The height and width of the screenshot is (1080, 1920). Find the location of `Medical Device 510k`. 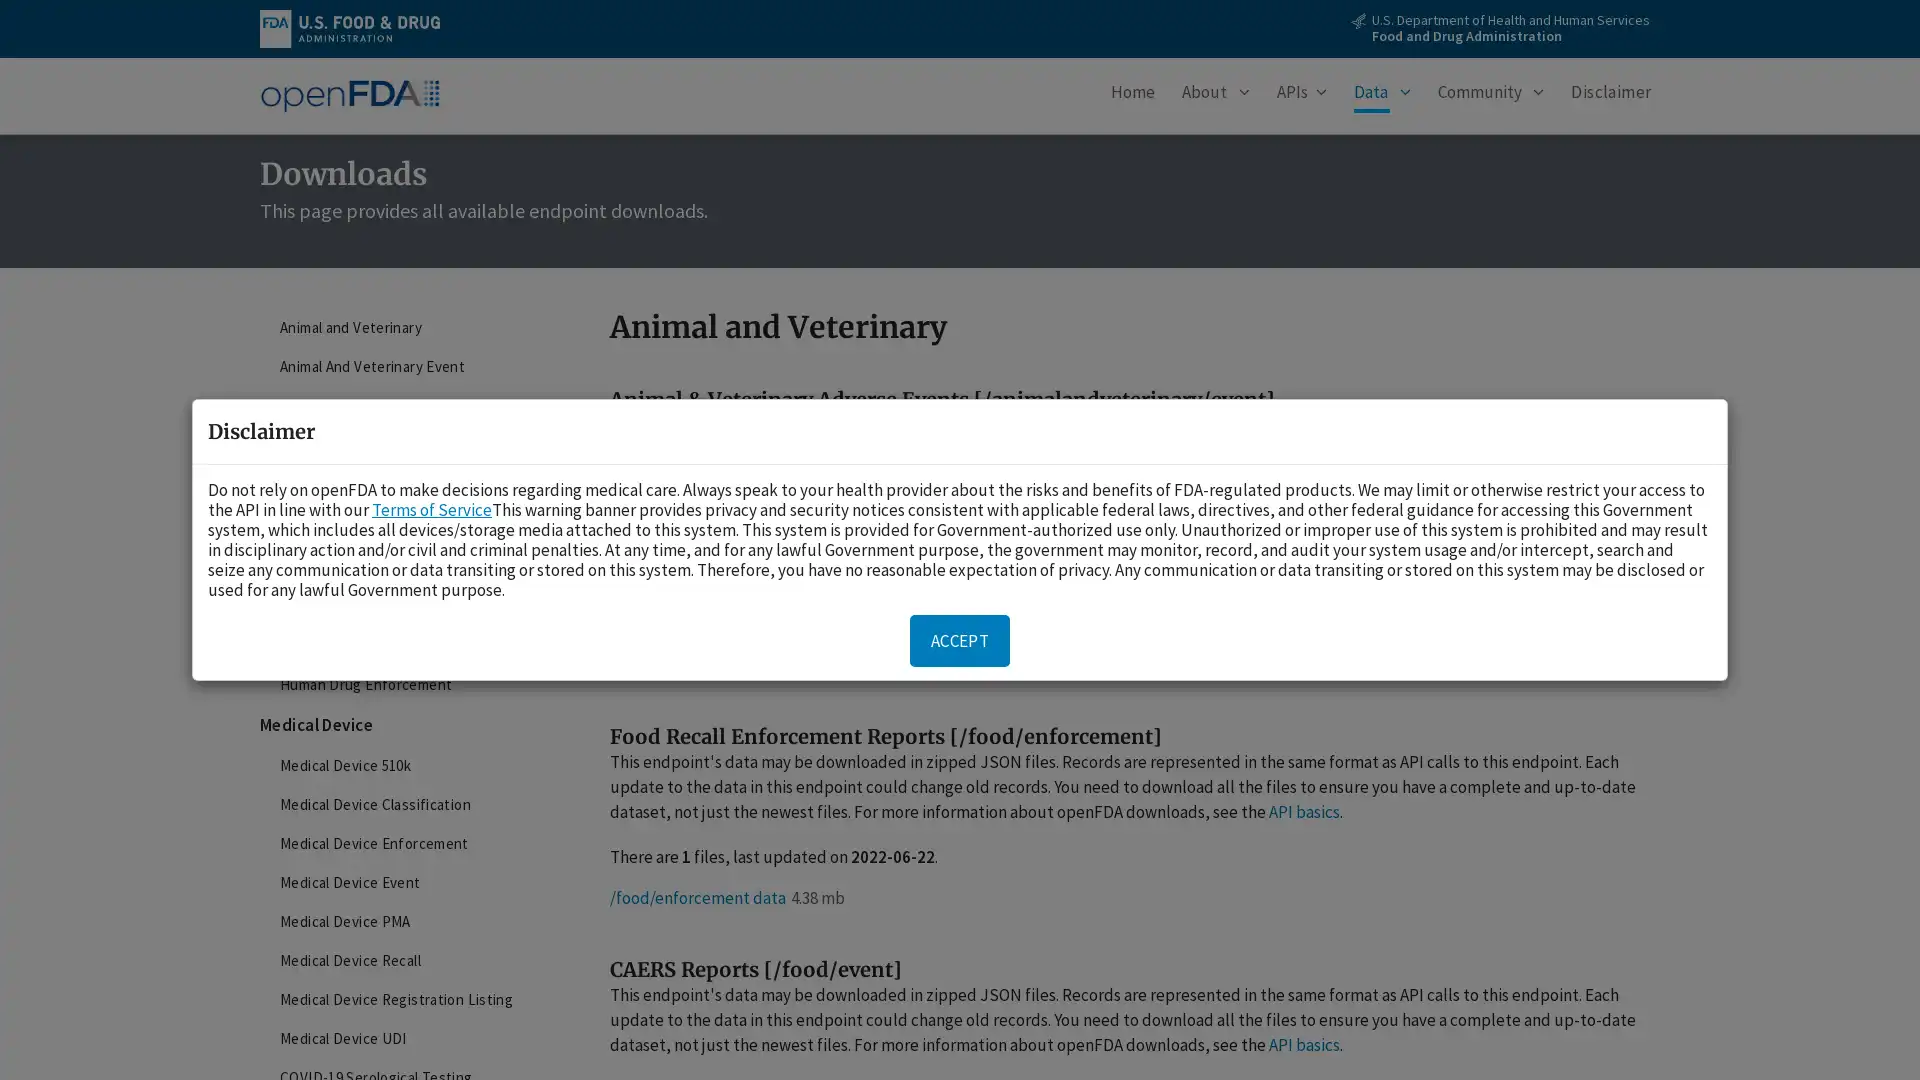

Medical Device 510k is located at coordinates (408, 765).